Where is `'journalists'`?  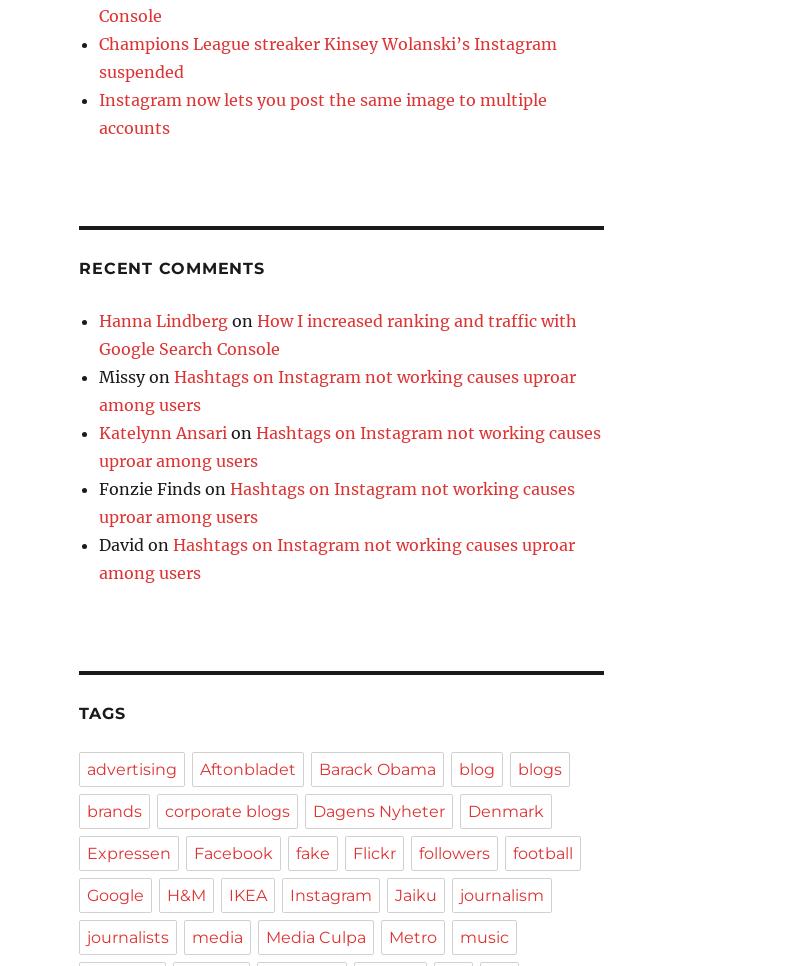
'journalists' is located at coordinates (127, 937).